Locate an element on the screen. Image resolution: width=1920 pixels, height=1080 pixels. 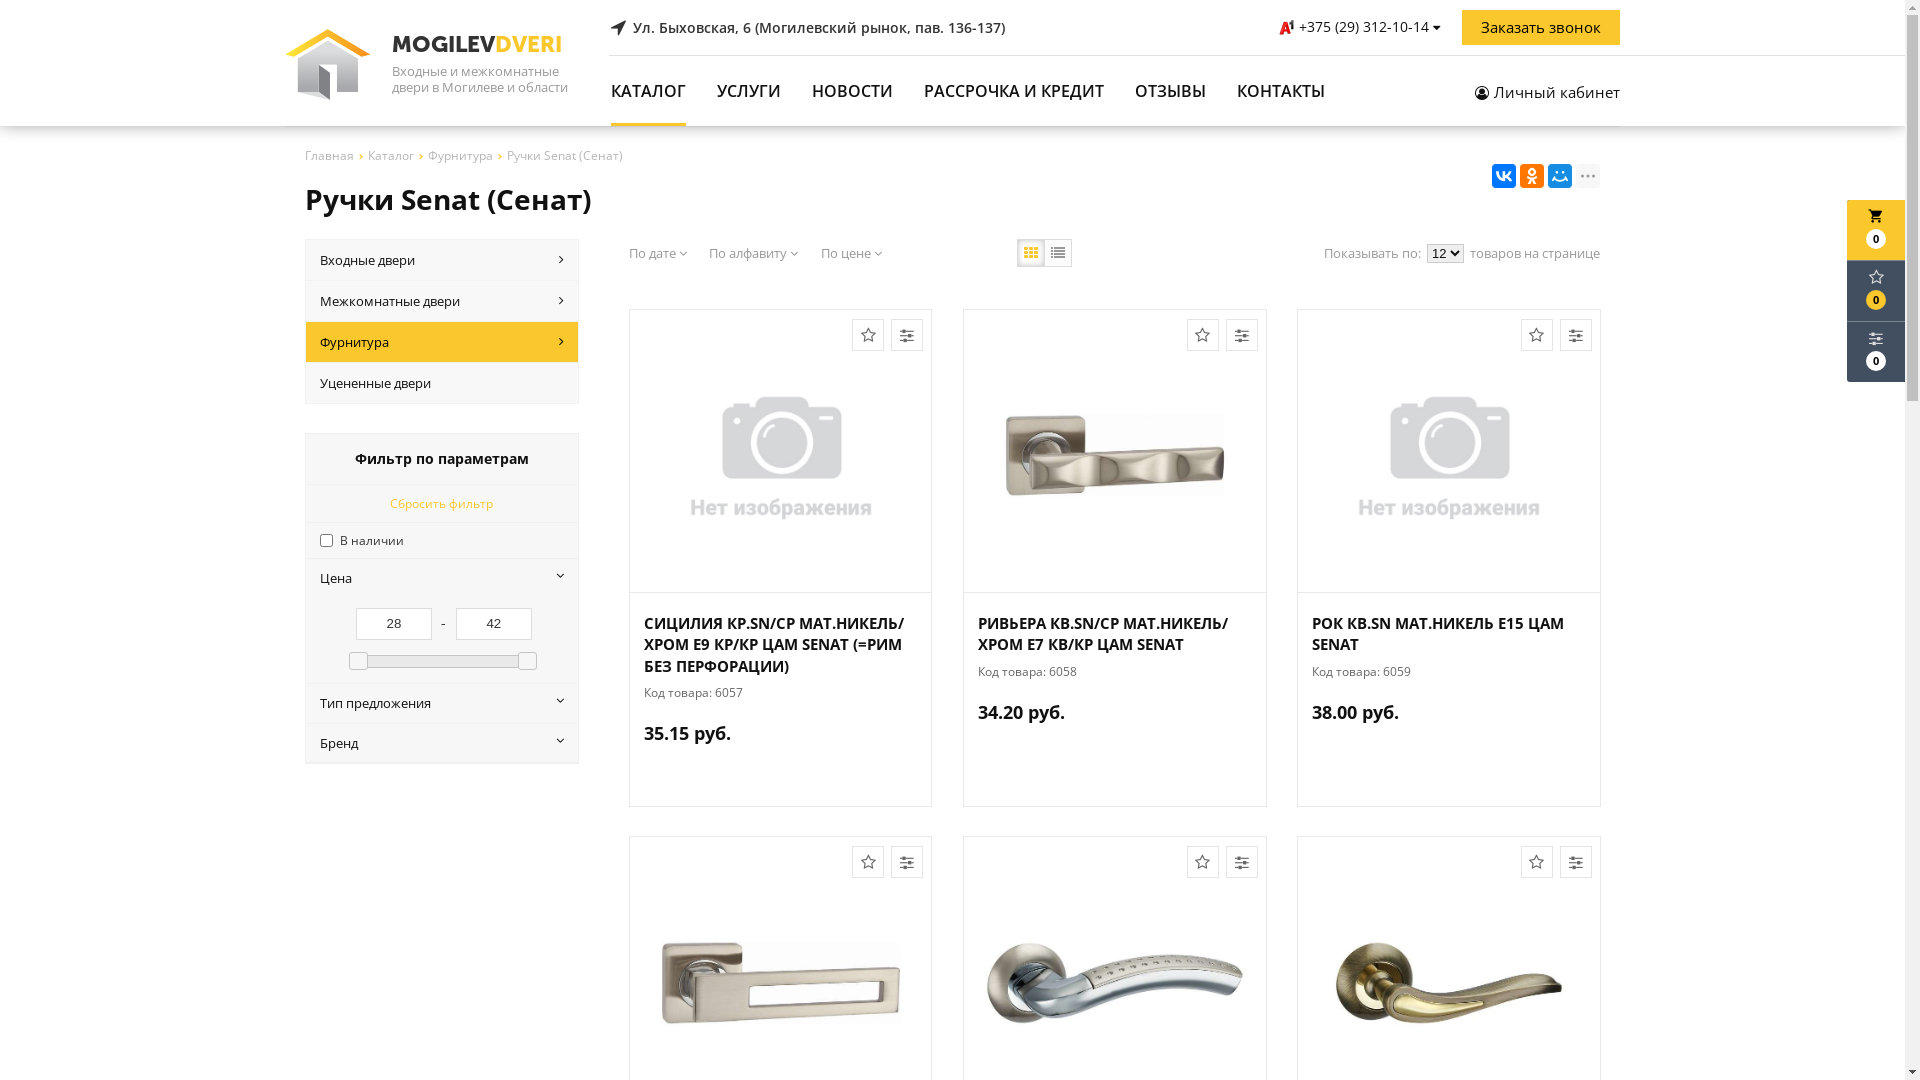
'0' is located at coordinates (1875, 290).